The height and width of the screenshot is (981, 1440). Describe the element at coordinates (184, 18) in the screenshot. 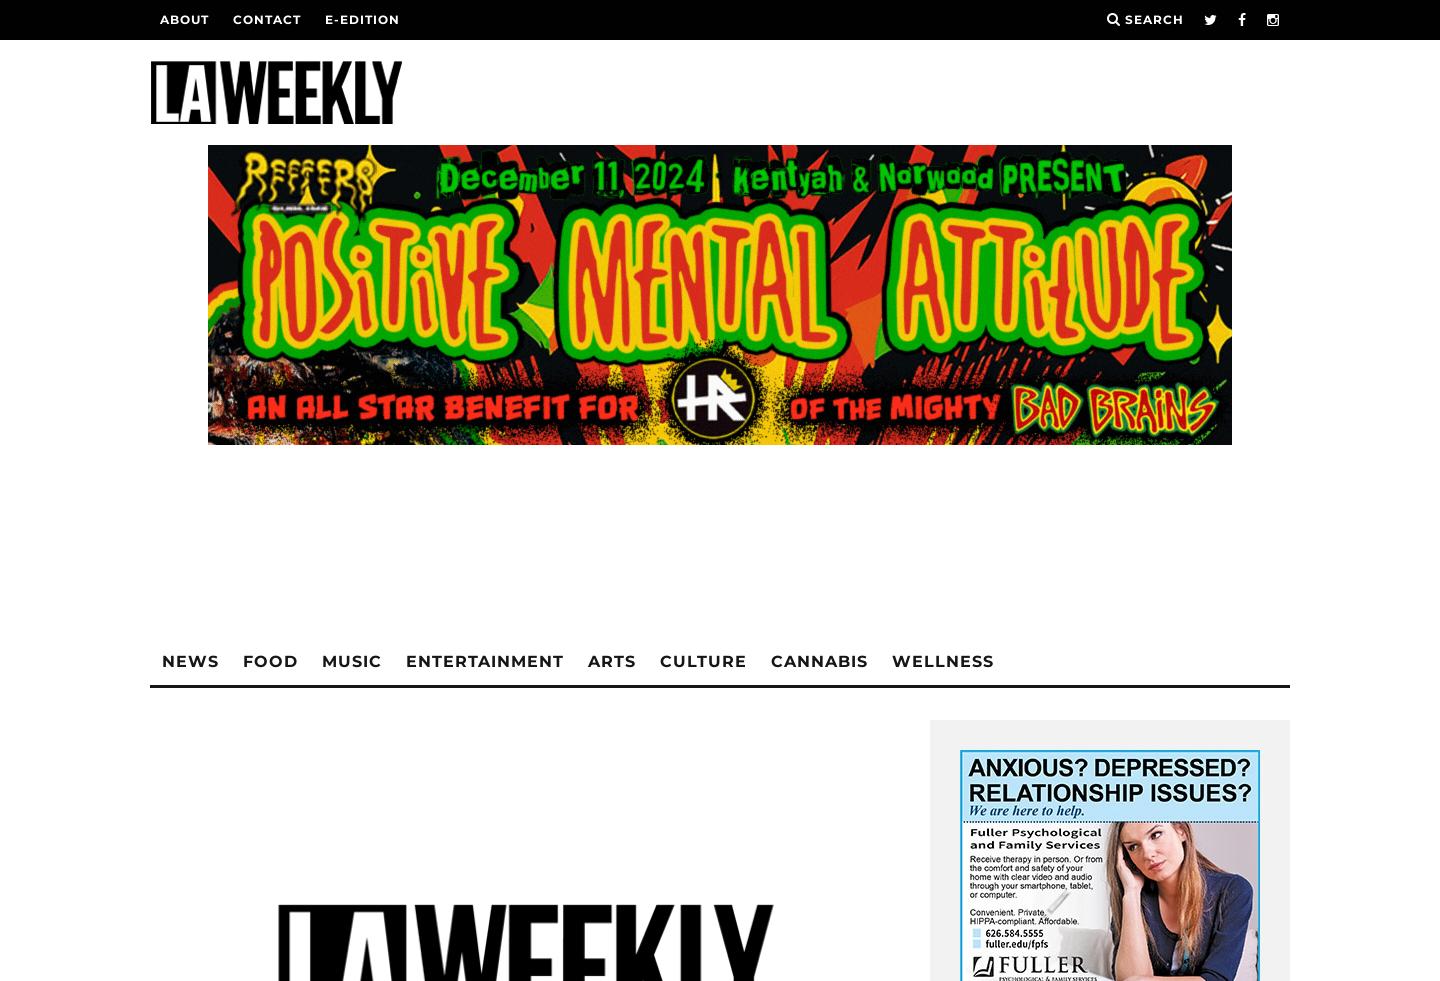

I see `'About'` at that location.